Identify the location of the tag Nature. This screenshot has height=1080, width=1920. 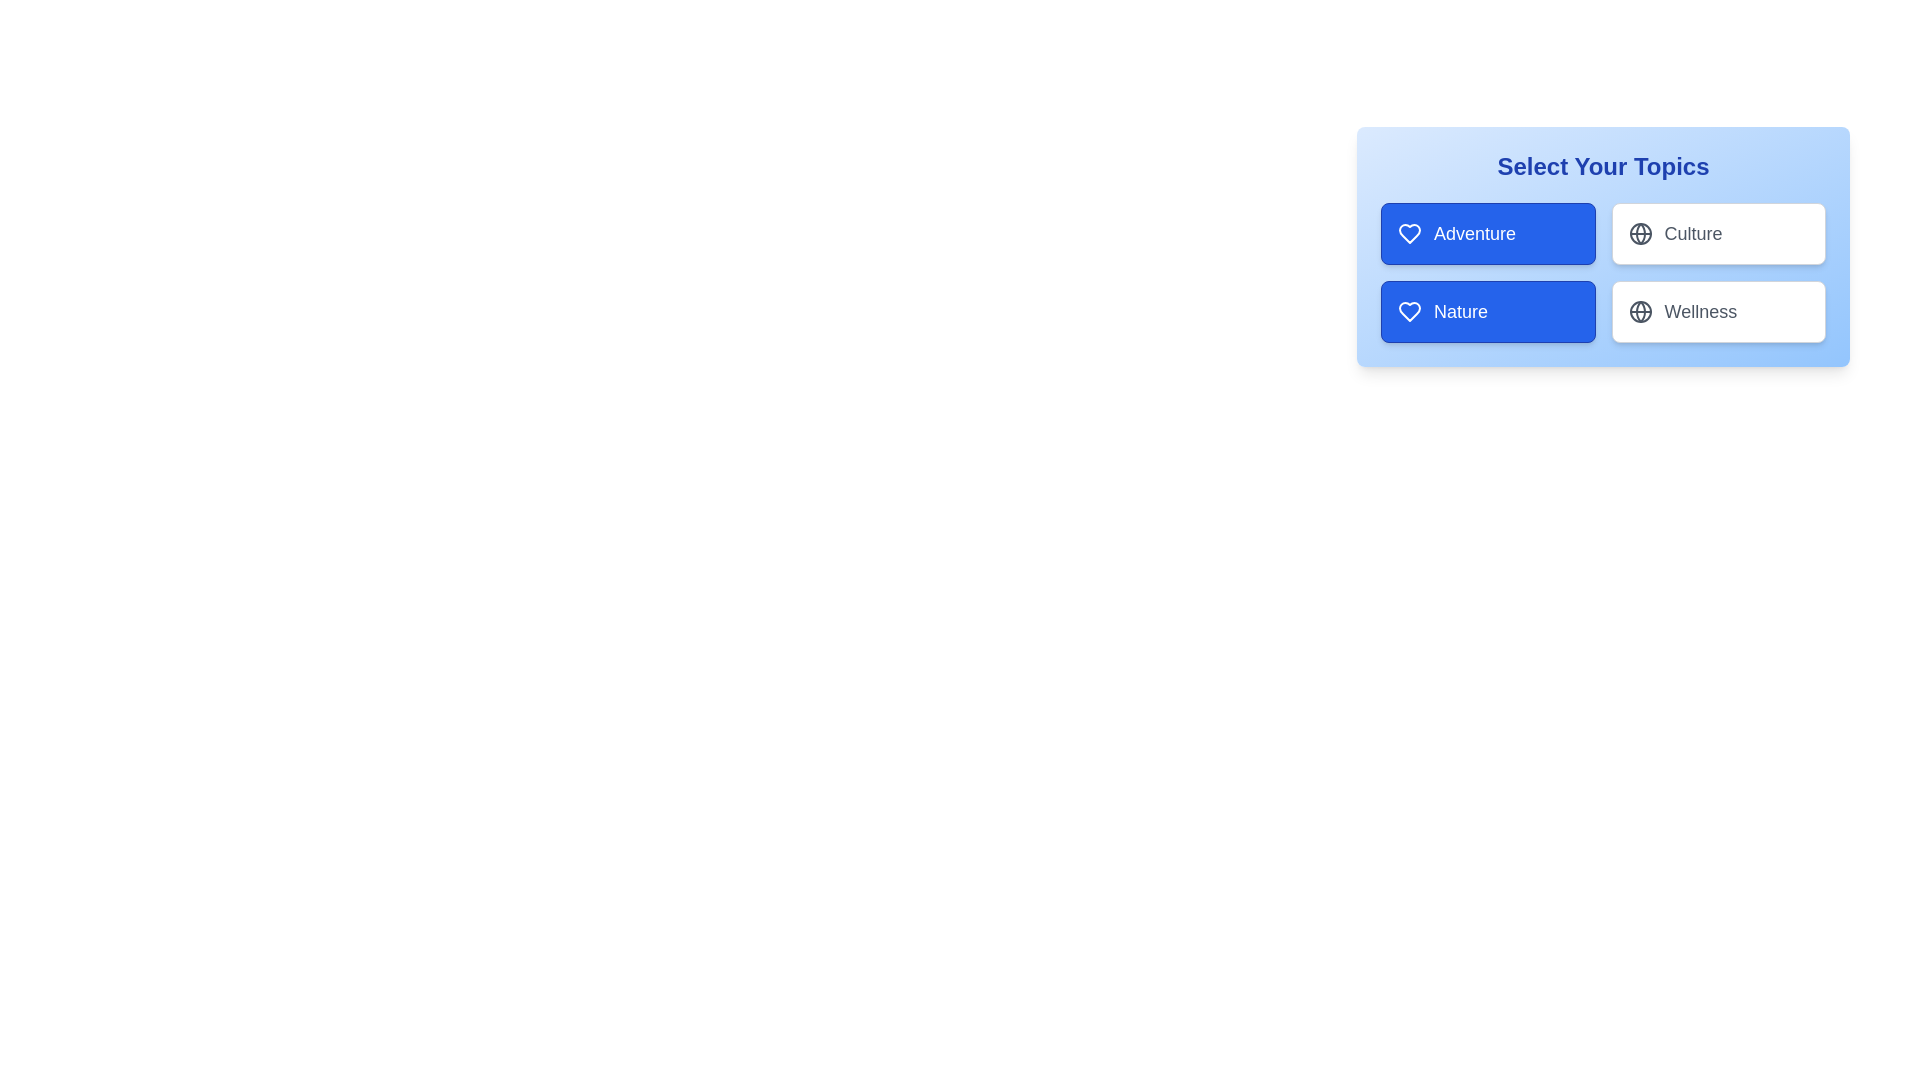
(1488, 312).